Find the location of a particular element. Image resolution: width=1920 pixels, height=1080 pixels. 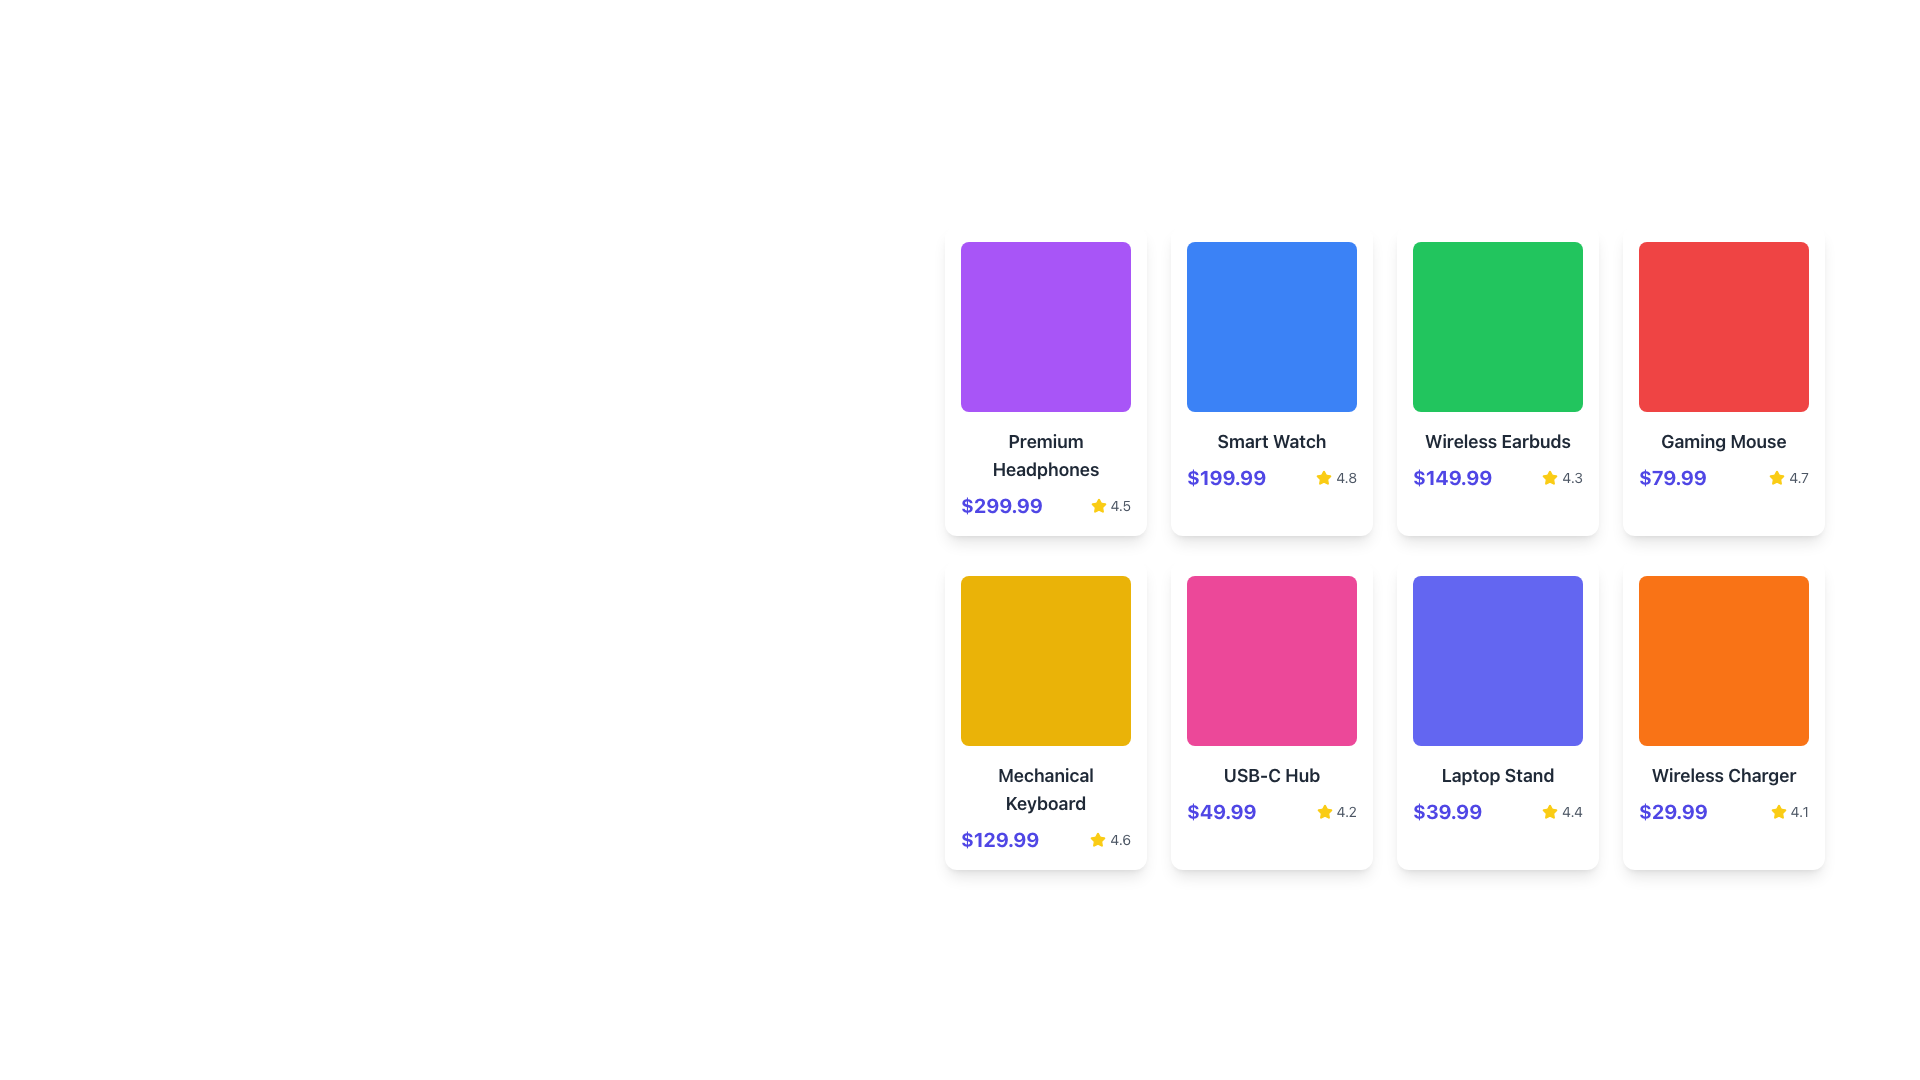

the star icon representing the rating in the bottom right corner of the 'Smart Watch' card, adjacent to the rating text '4.8' is located at coordinates (1324, 478).